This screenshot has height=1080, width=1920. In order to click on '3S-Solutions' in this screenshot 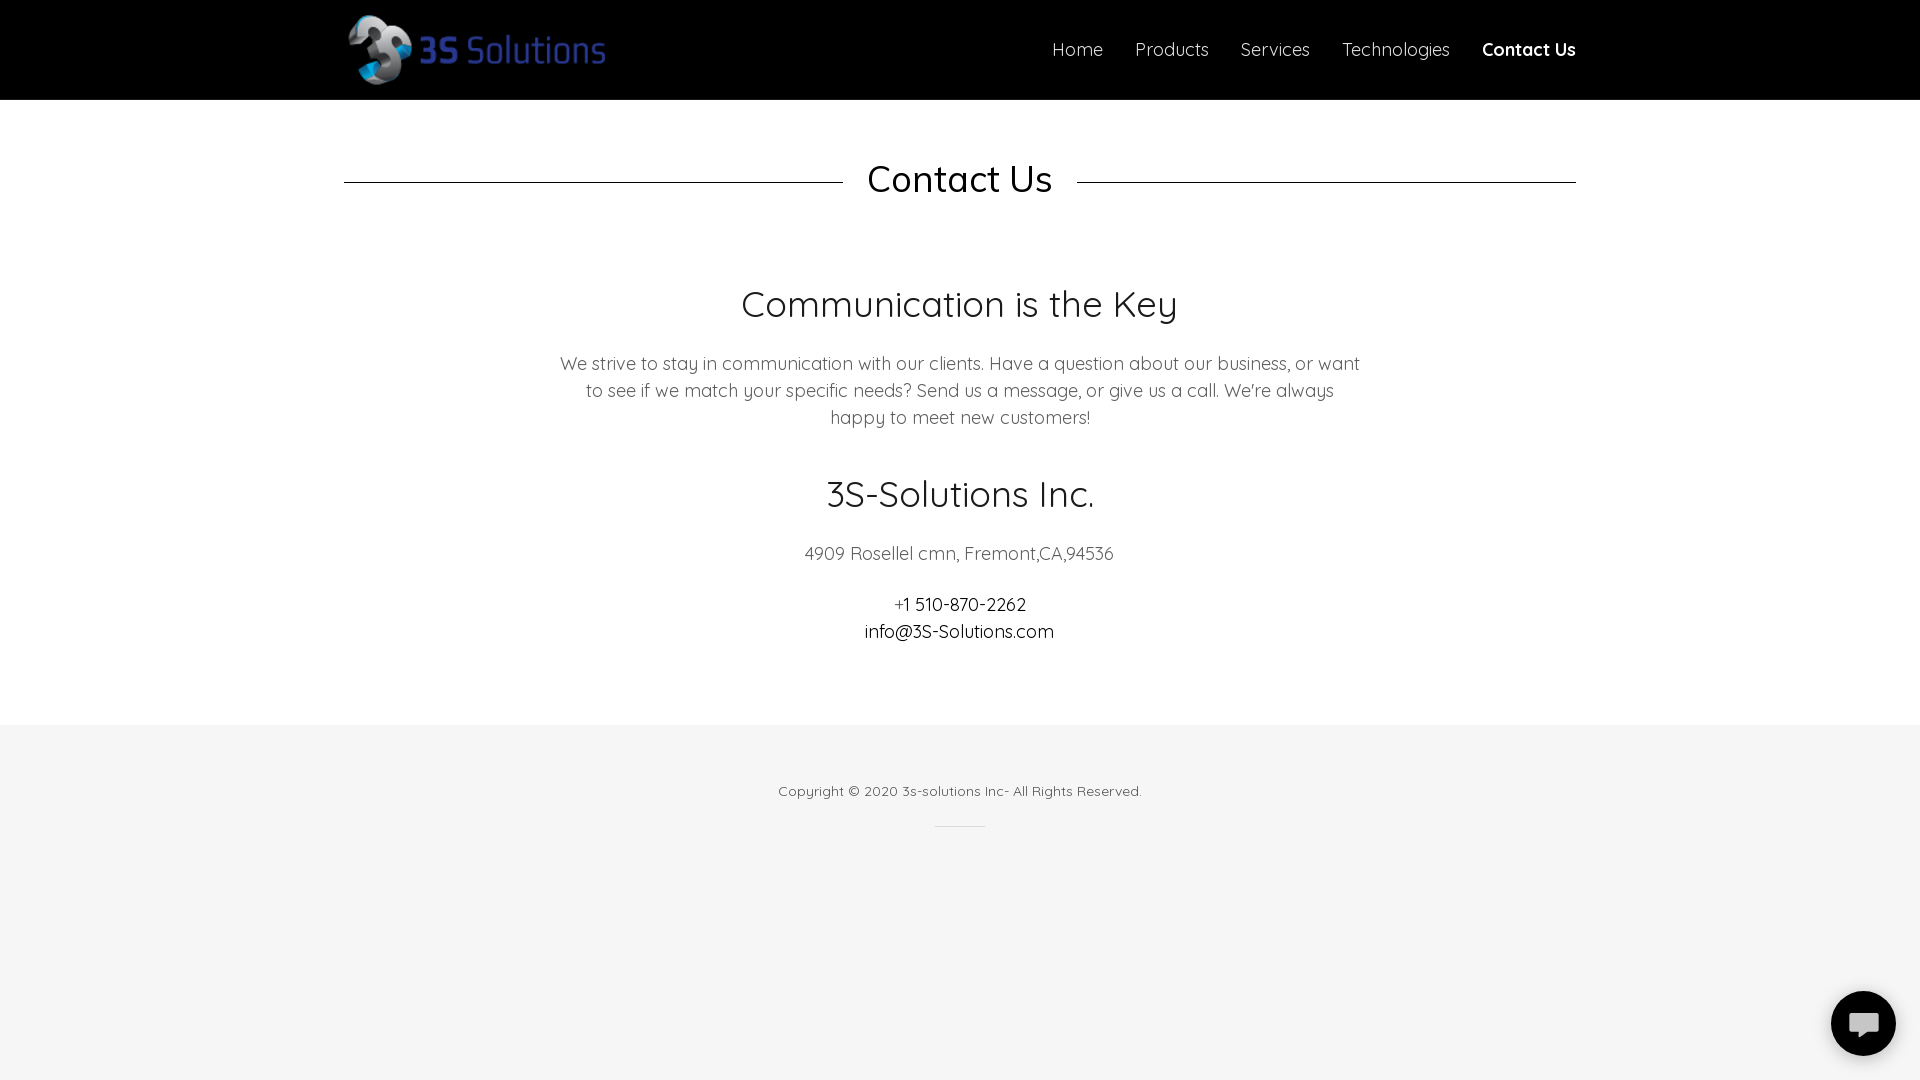, I will do `click(474, 46)`.